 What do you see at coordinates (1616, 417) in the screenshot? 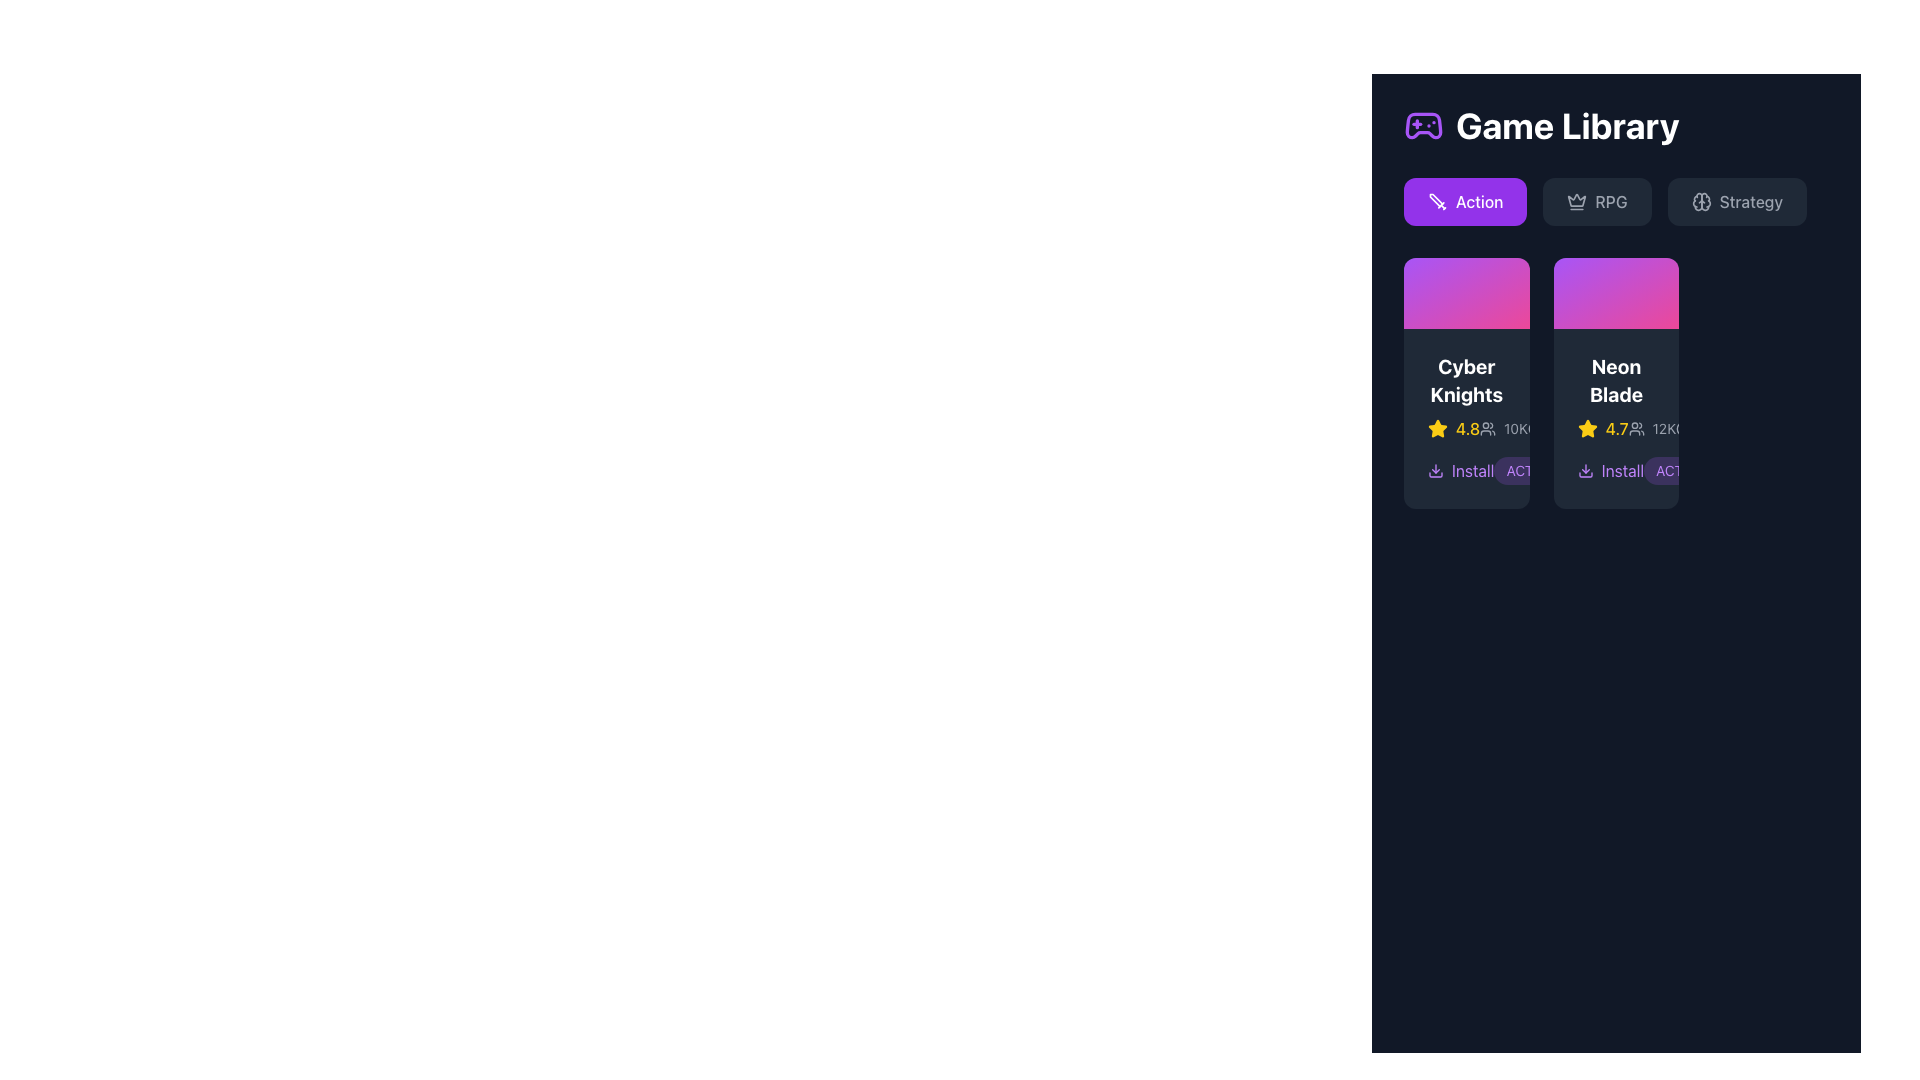
I see `the 'Install' button of the 'Neon Blade' card, which is the second card under the 'Action' filter in the 'Game Library' section` at bounding box center [1616, 417].